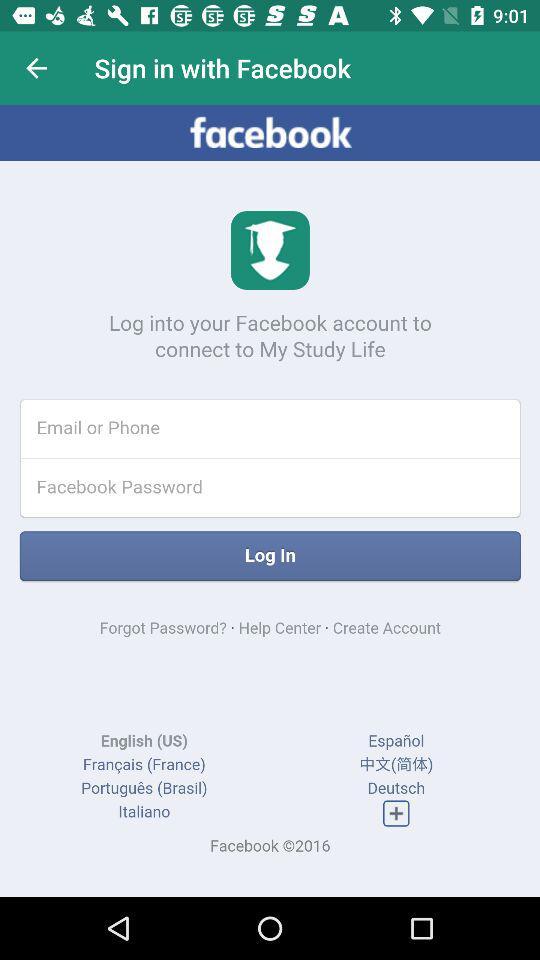 This screenshot has height=960, width=540. I want to click on screen, so click(270, 500).